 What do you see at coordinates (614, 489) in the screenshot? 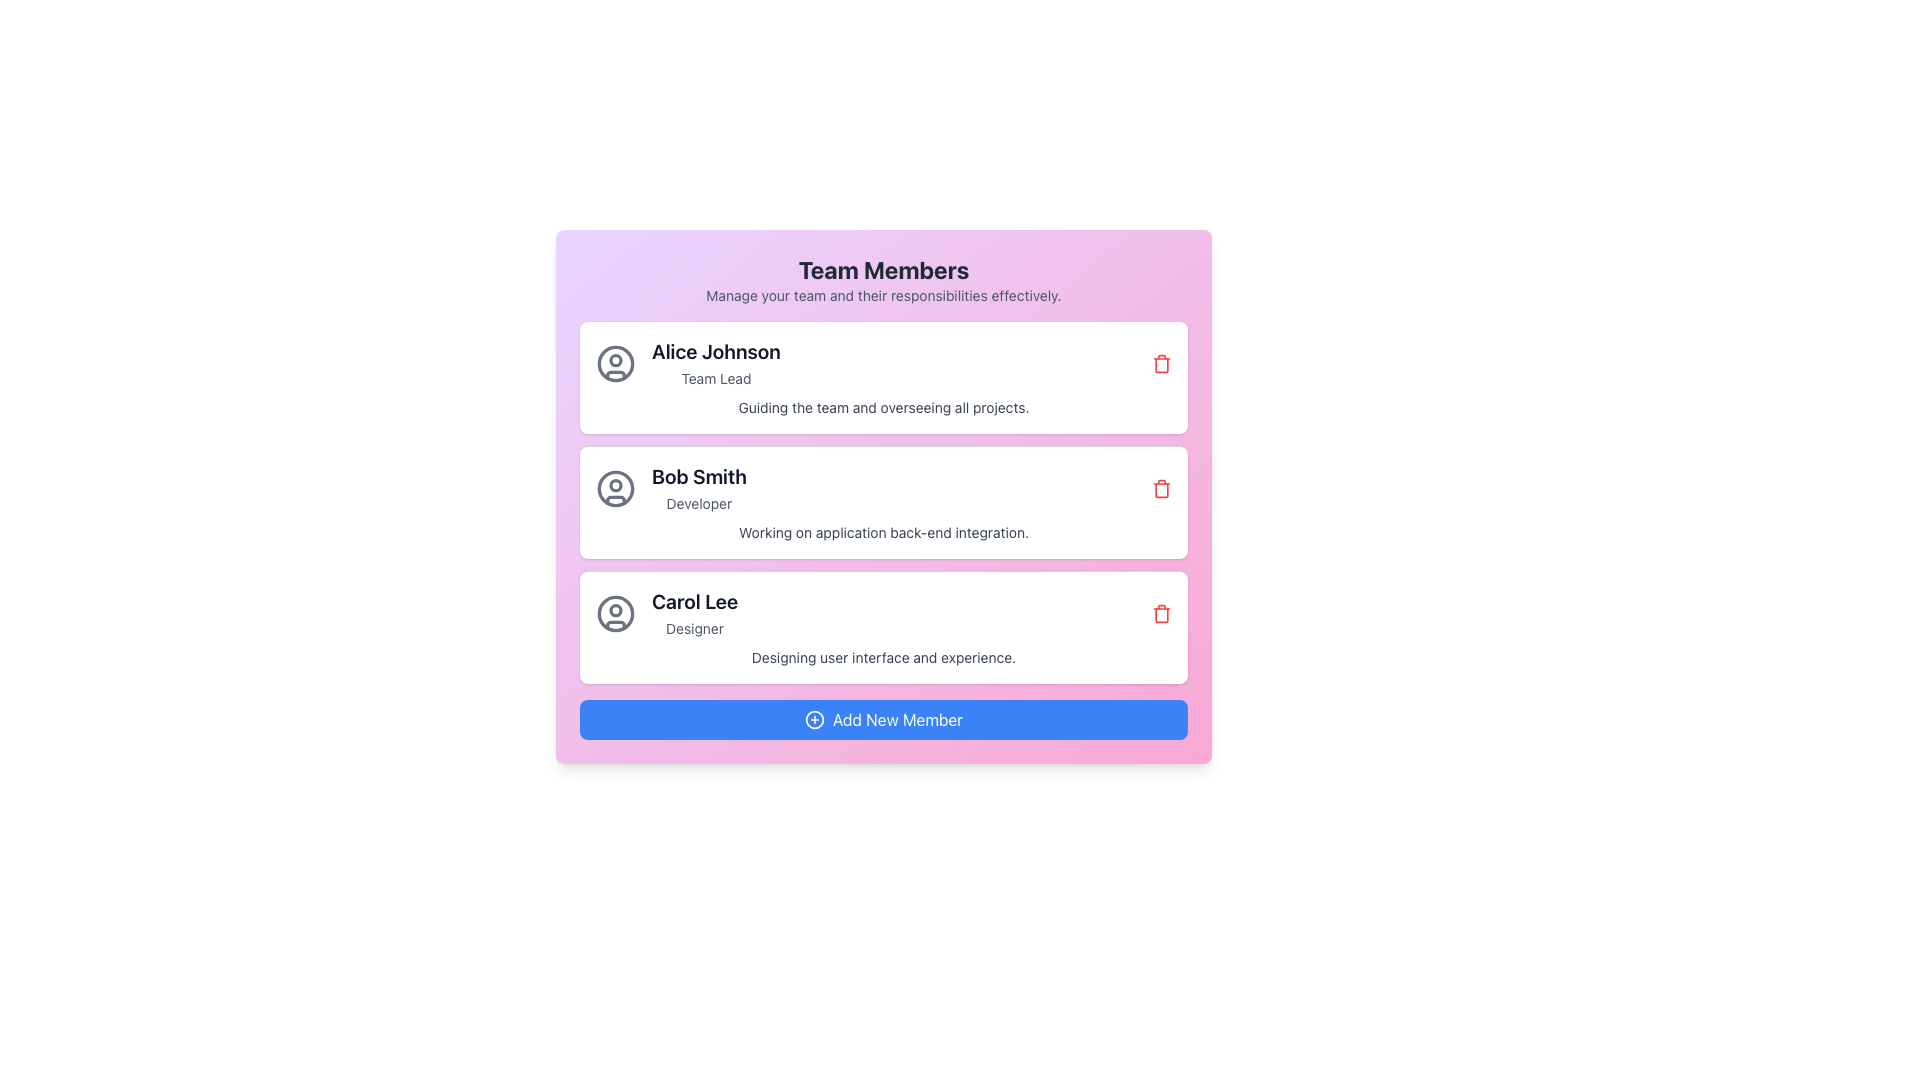
I see `the decorative SVG Circle in the user icon of the 'Bob Smith' card, which is located at the center of the second user card` at bounding box center [614, 489].